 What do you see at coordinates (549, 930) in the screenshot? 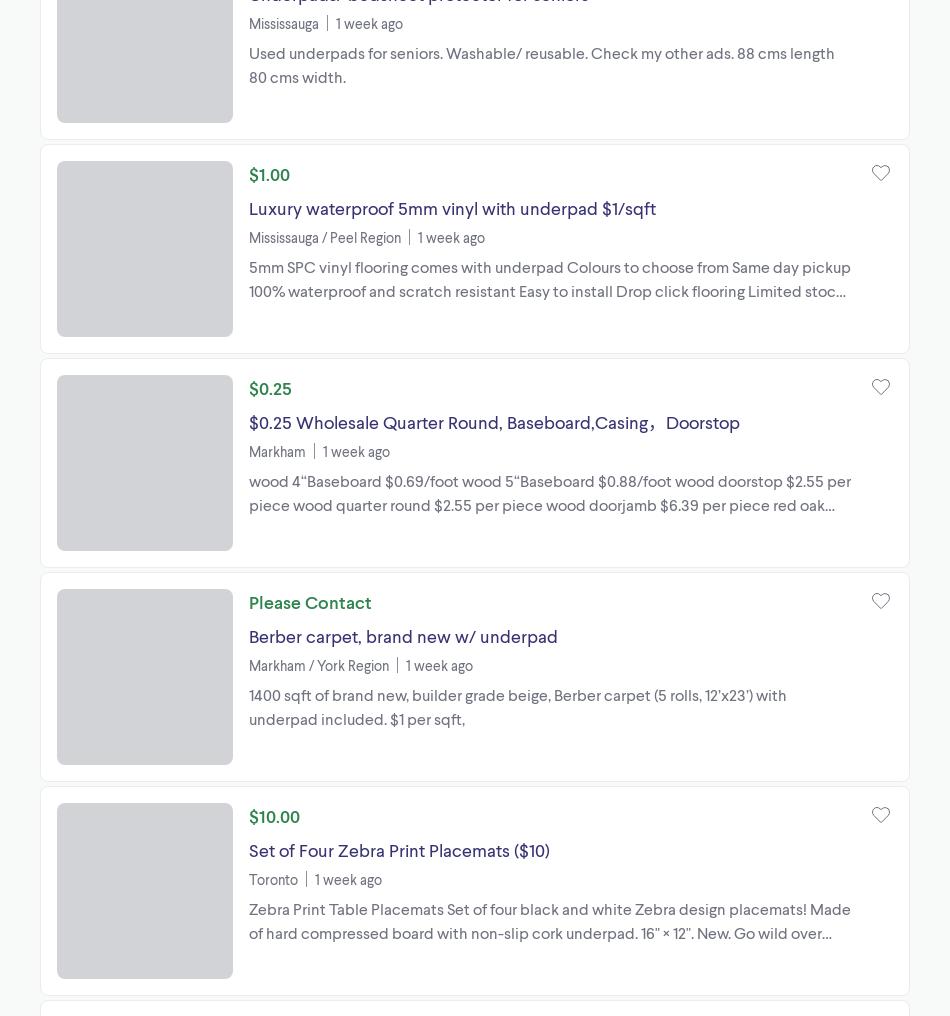
I see `'Zebra Print Table Placemats Set of four black and white Zebra design placemats! Made of hard compressed board with non-slip cork underpad. 16" × 12". New. Go wild over lunch or dinner or complement ...'` at bounding box center [549, 930].